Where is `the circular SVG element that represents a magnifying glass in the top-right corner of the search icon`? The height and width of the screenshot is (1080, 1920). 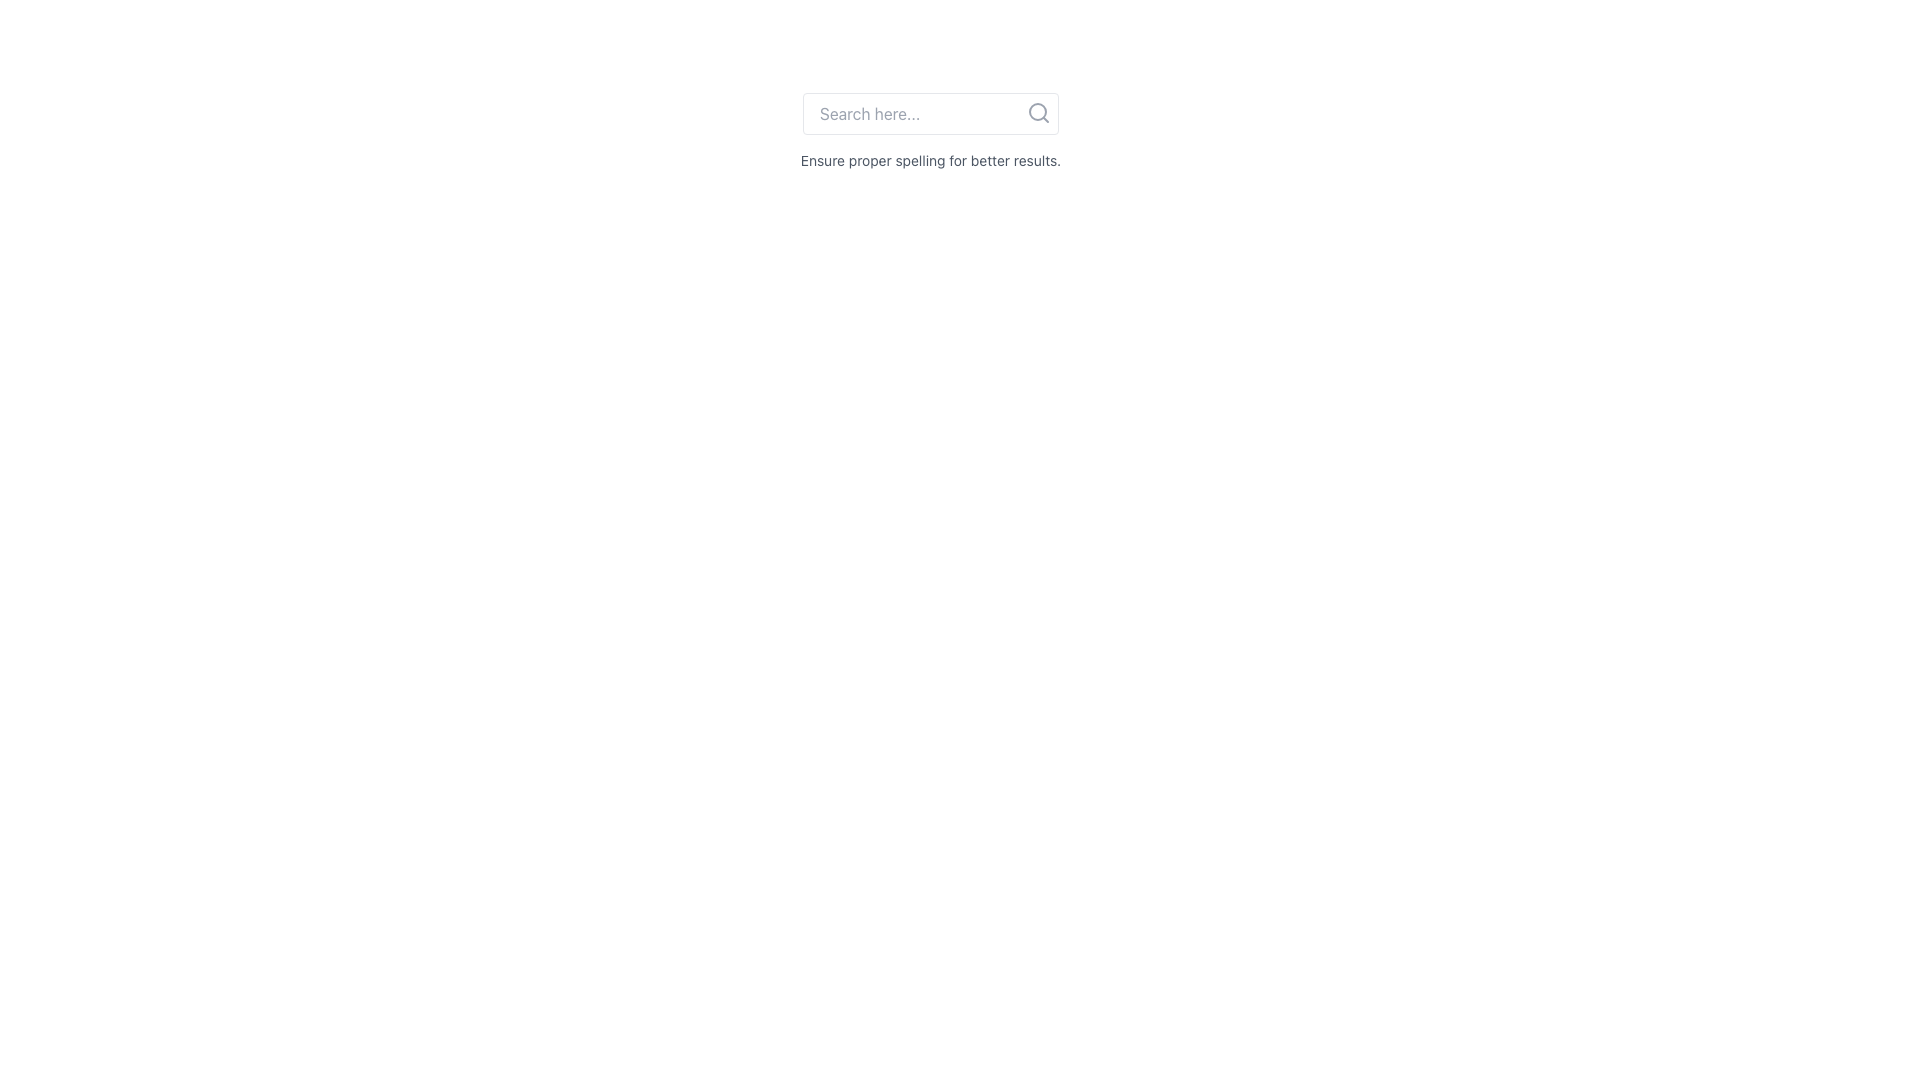
the circular SVG element that represents a magnifying glass in the top-right corner of the search icon is located at coordinates (1037, 111).